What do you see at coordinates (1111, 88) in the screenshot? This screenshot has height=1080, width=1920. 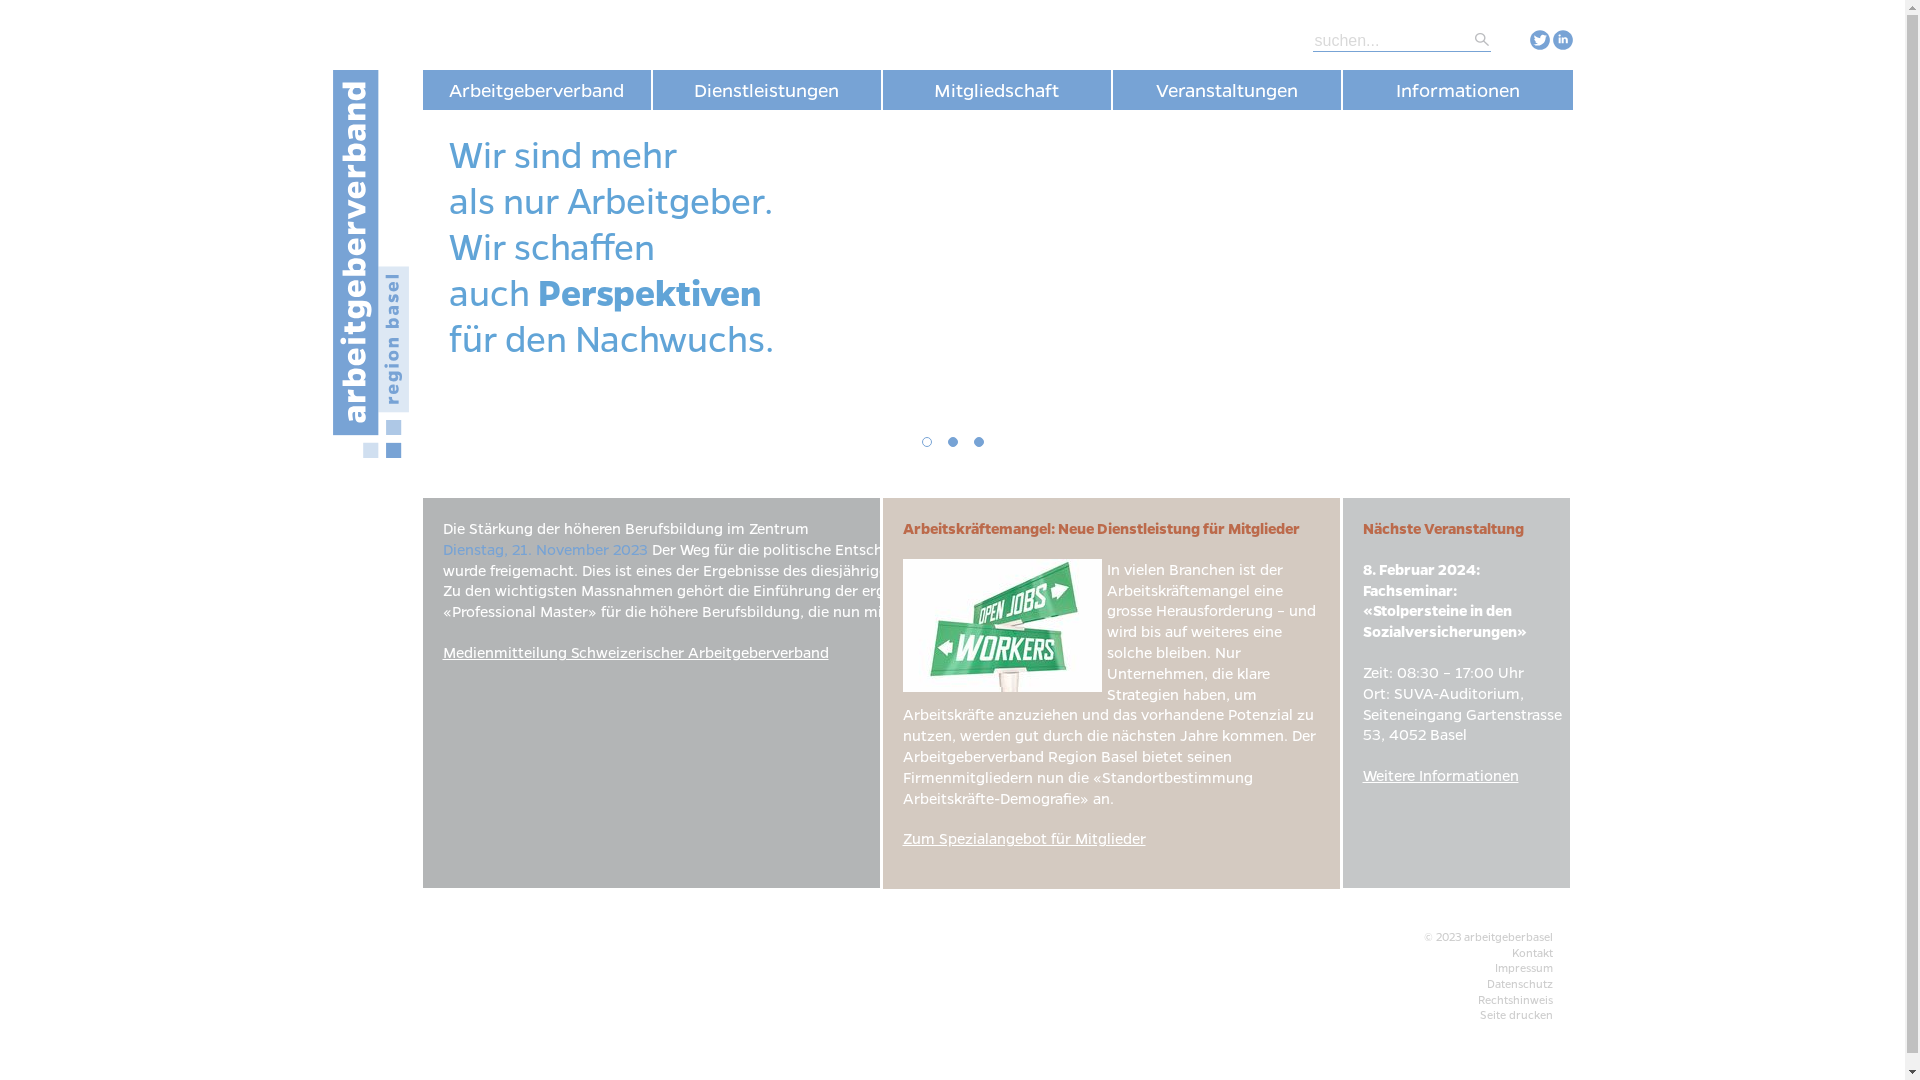 I see `'Veranstaltungen'` at bounding box center [1111, 88].